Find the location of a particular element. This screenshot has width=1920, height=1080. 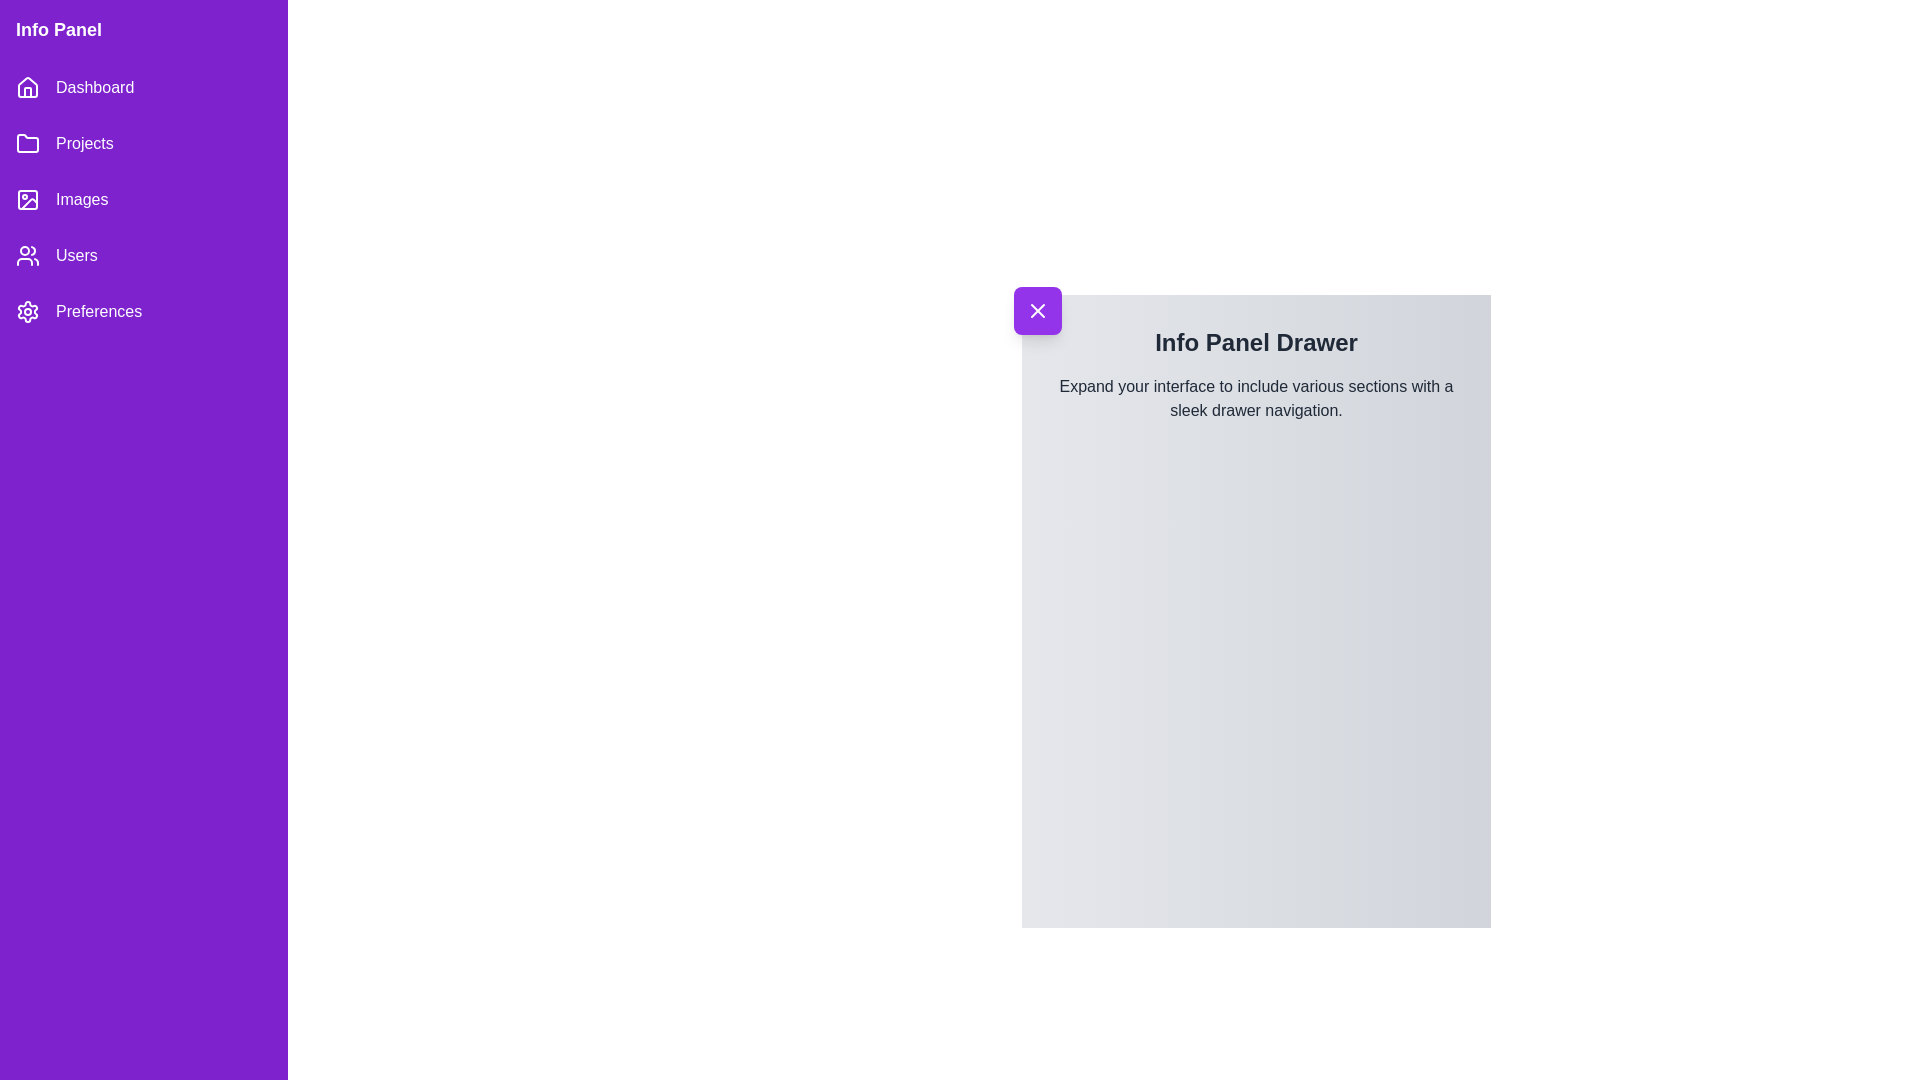

the menu item Dashboard to observe its hover effect is located at coordinates (143, 87).